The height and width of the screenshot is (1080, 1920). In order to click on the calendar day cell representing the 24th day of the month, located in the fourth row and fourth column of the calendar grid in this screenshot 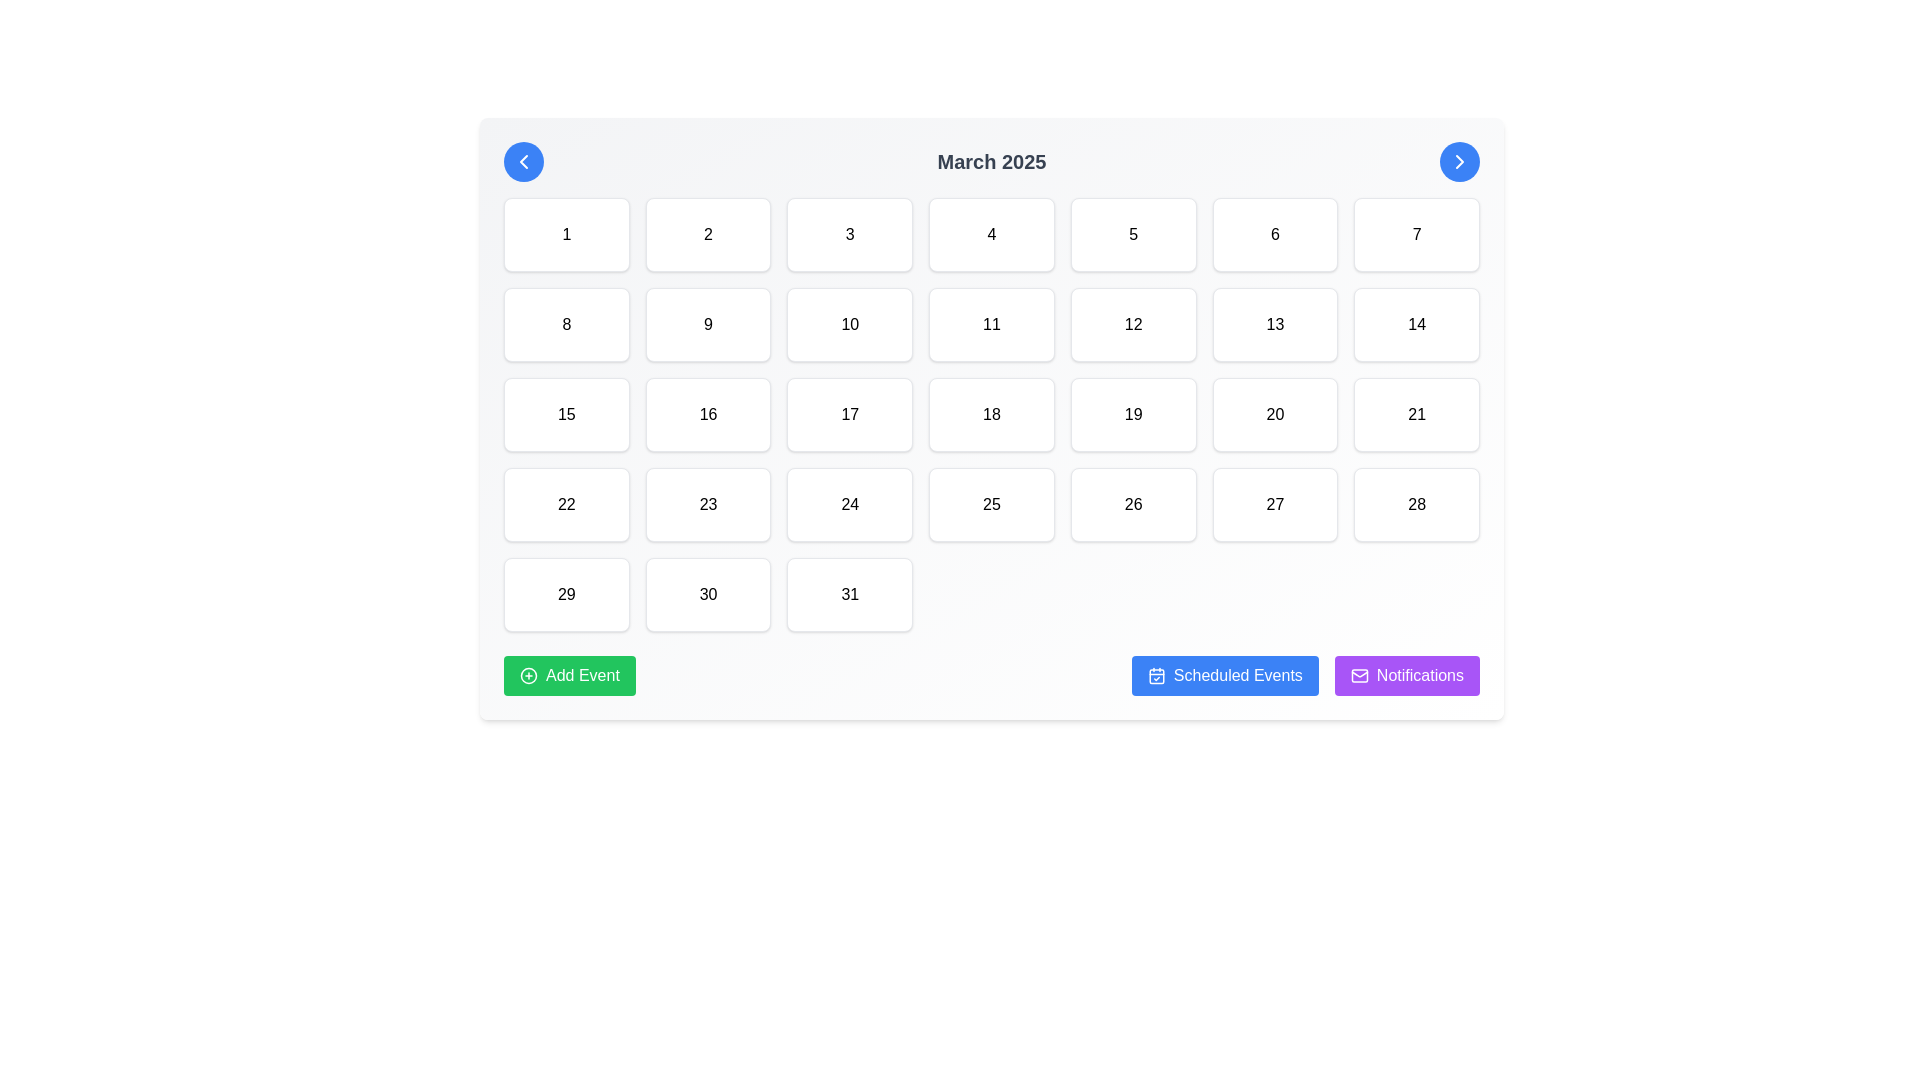, I will do `click(850, 504)`.